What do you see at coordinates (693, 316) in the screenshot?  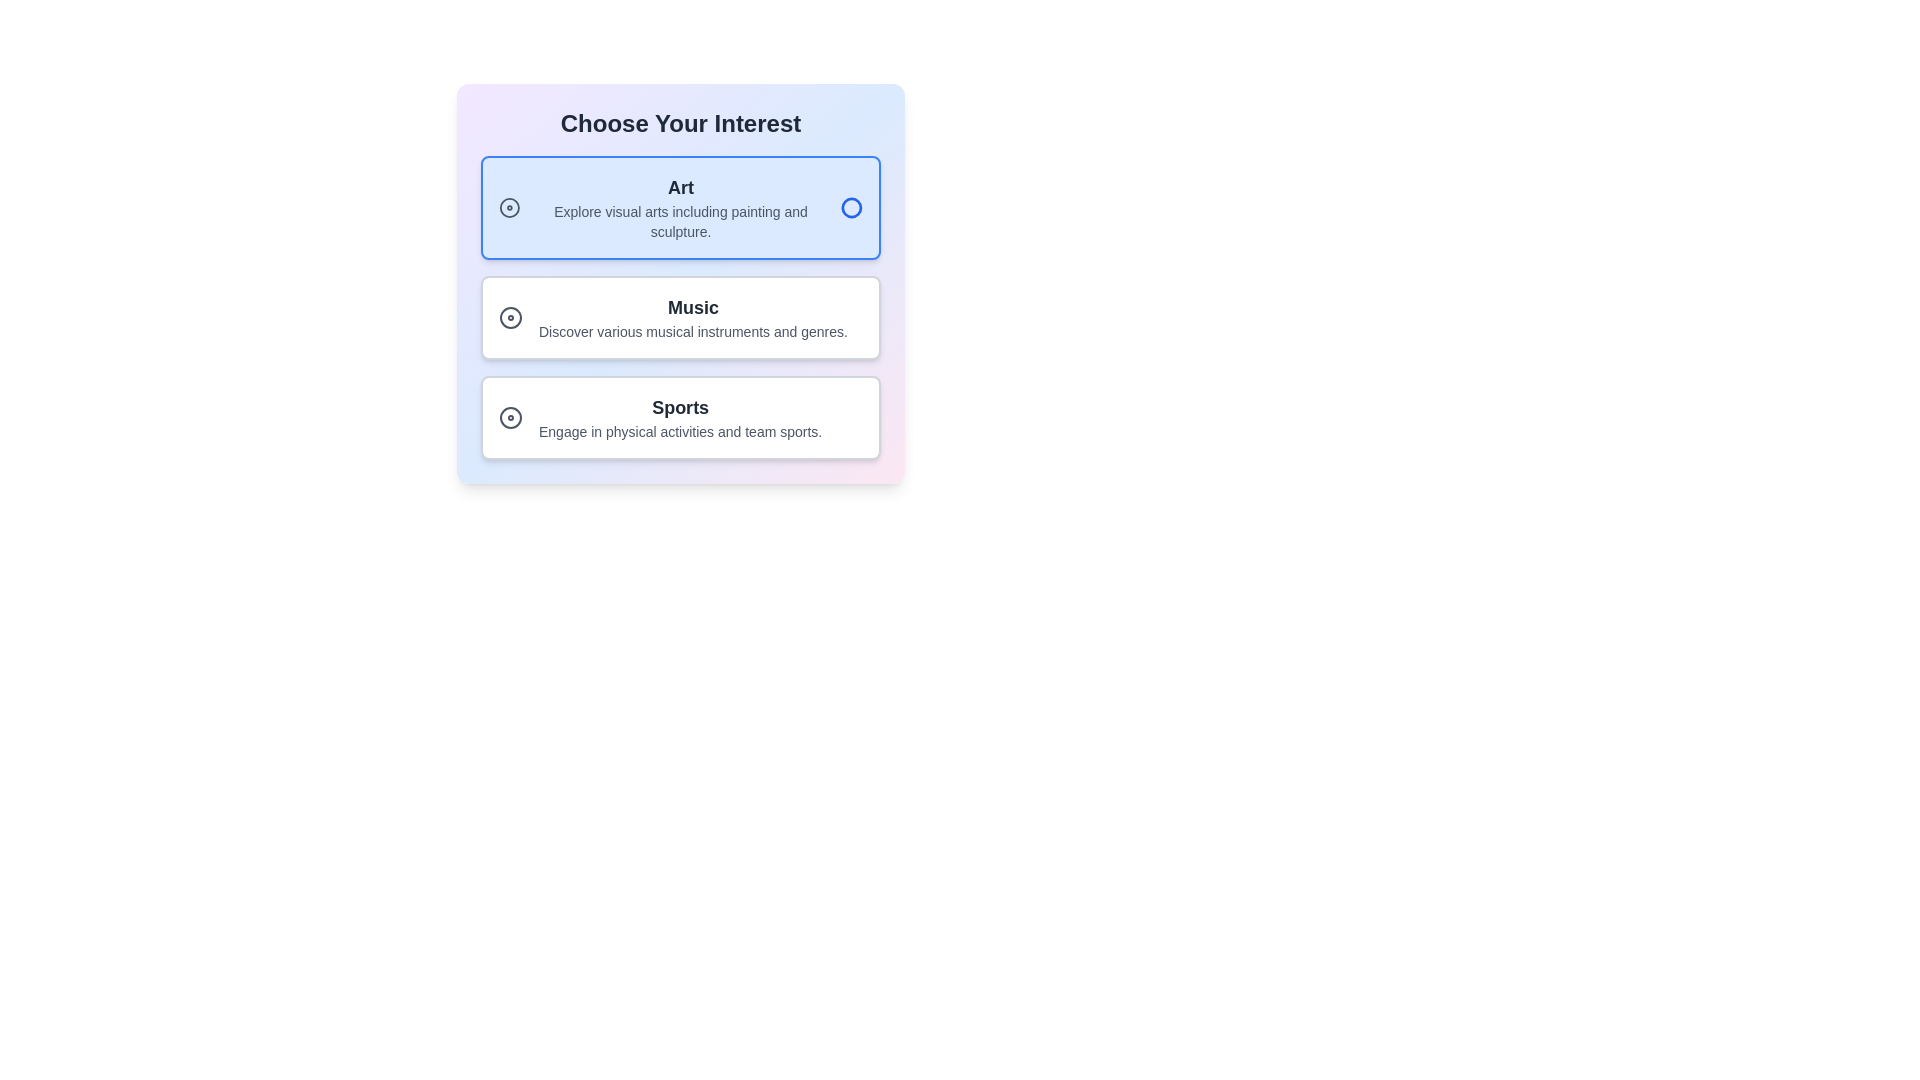 I see `the 'Music' selectable option` at bounding box center [693, 316].